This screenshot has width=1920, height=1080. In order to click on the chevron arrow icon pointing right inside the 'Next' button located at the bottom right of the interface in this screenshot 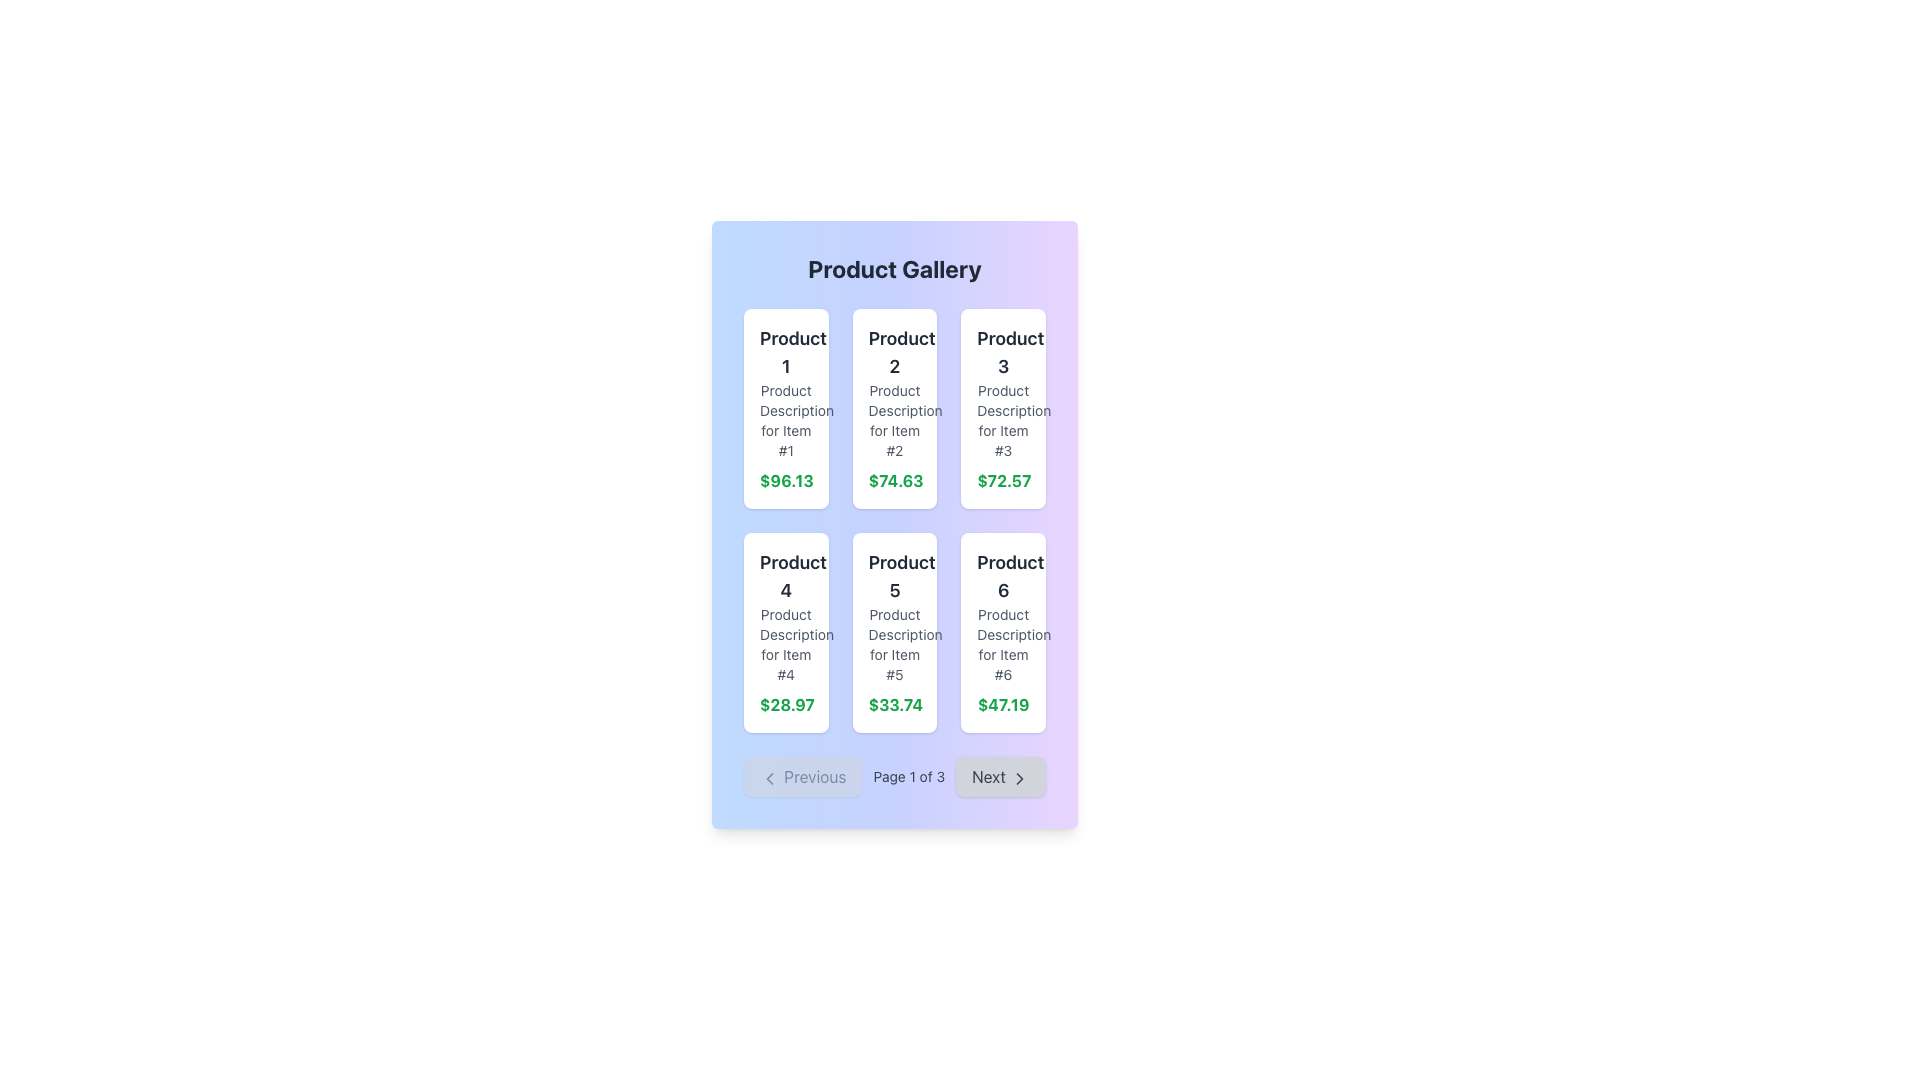, I will do `click(1019, 777)`.